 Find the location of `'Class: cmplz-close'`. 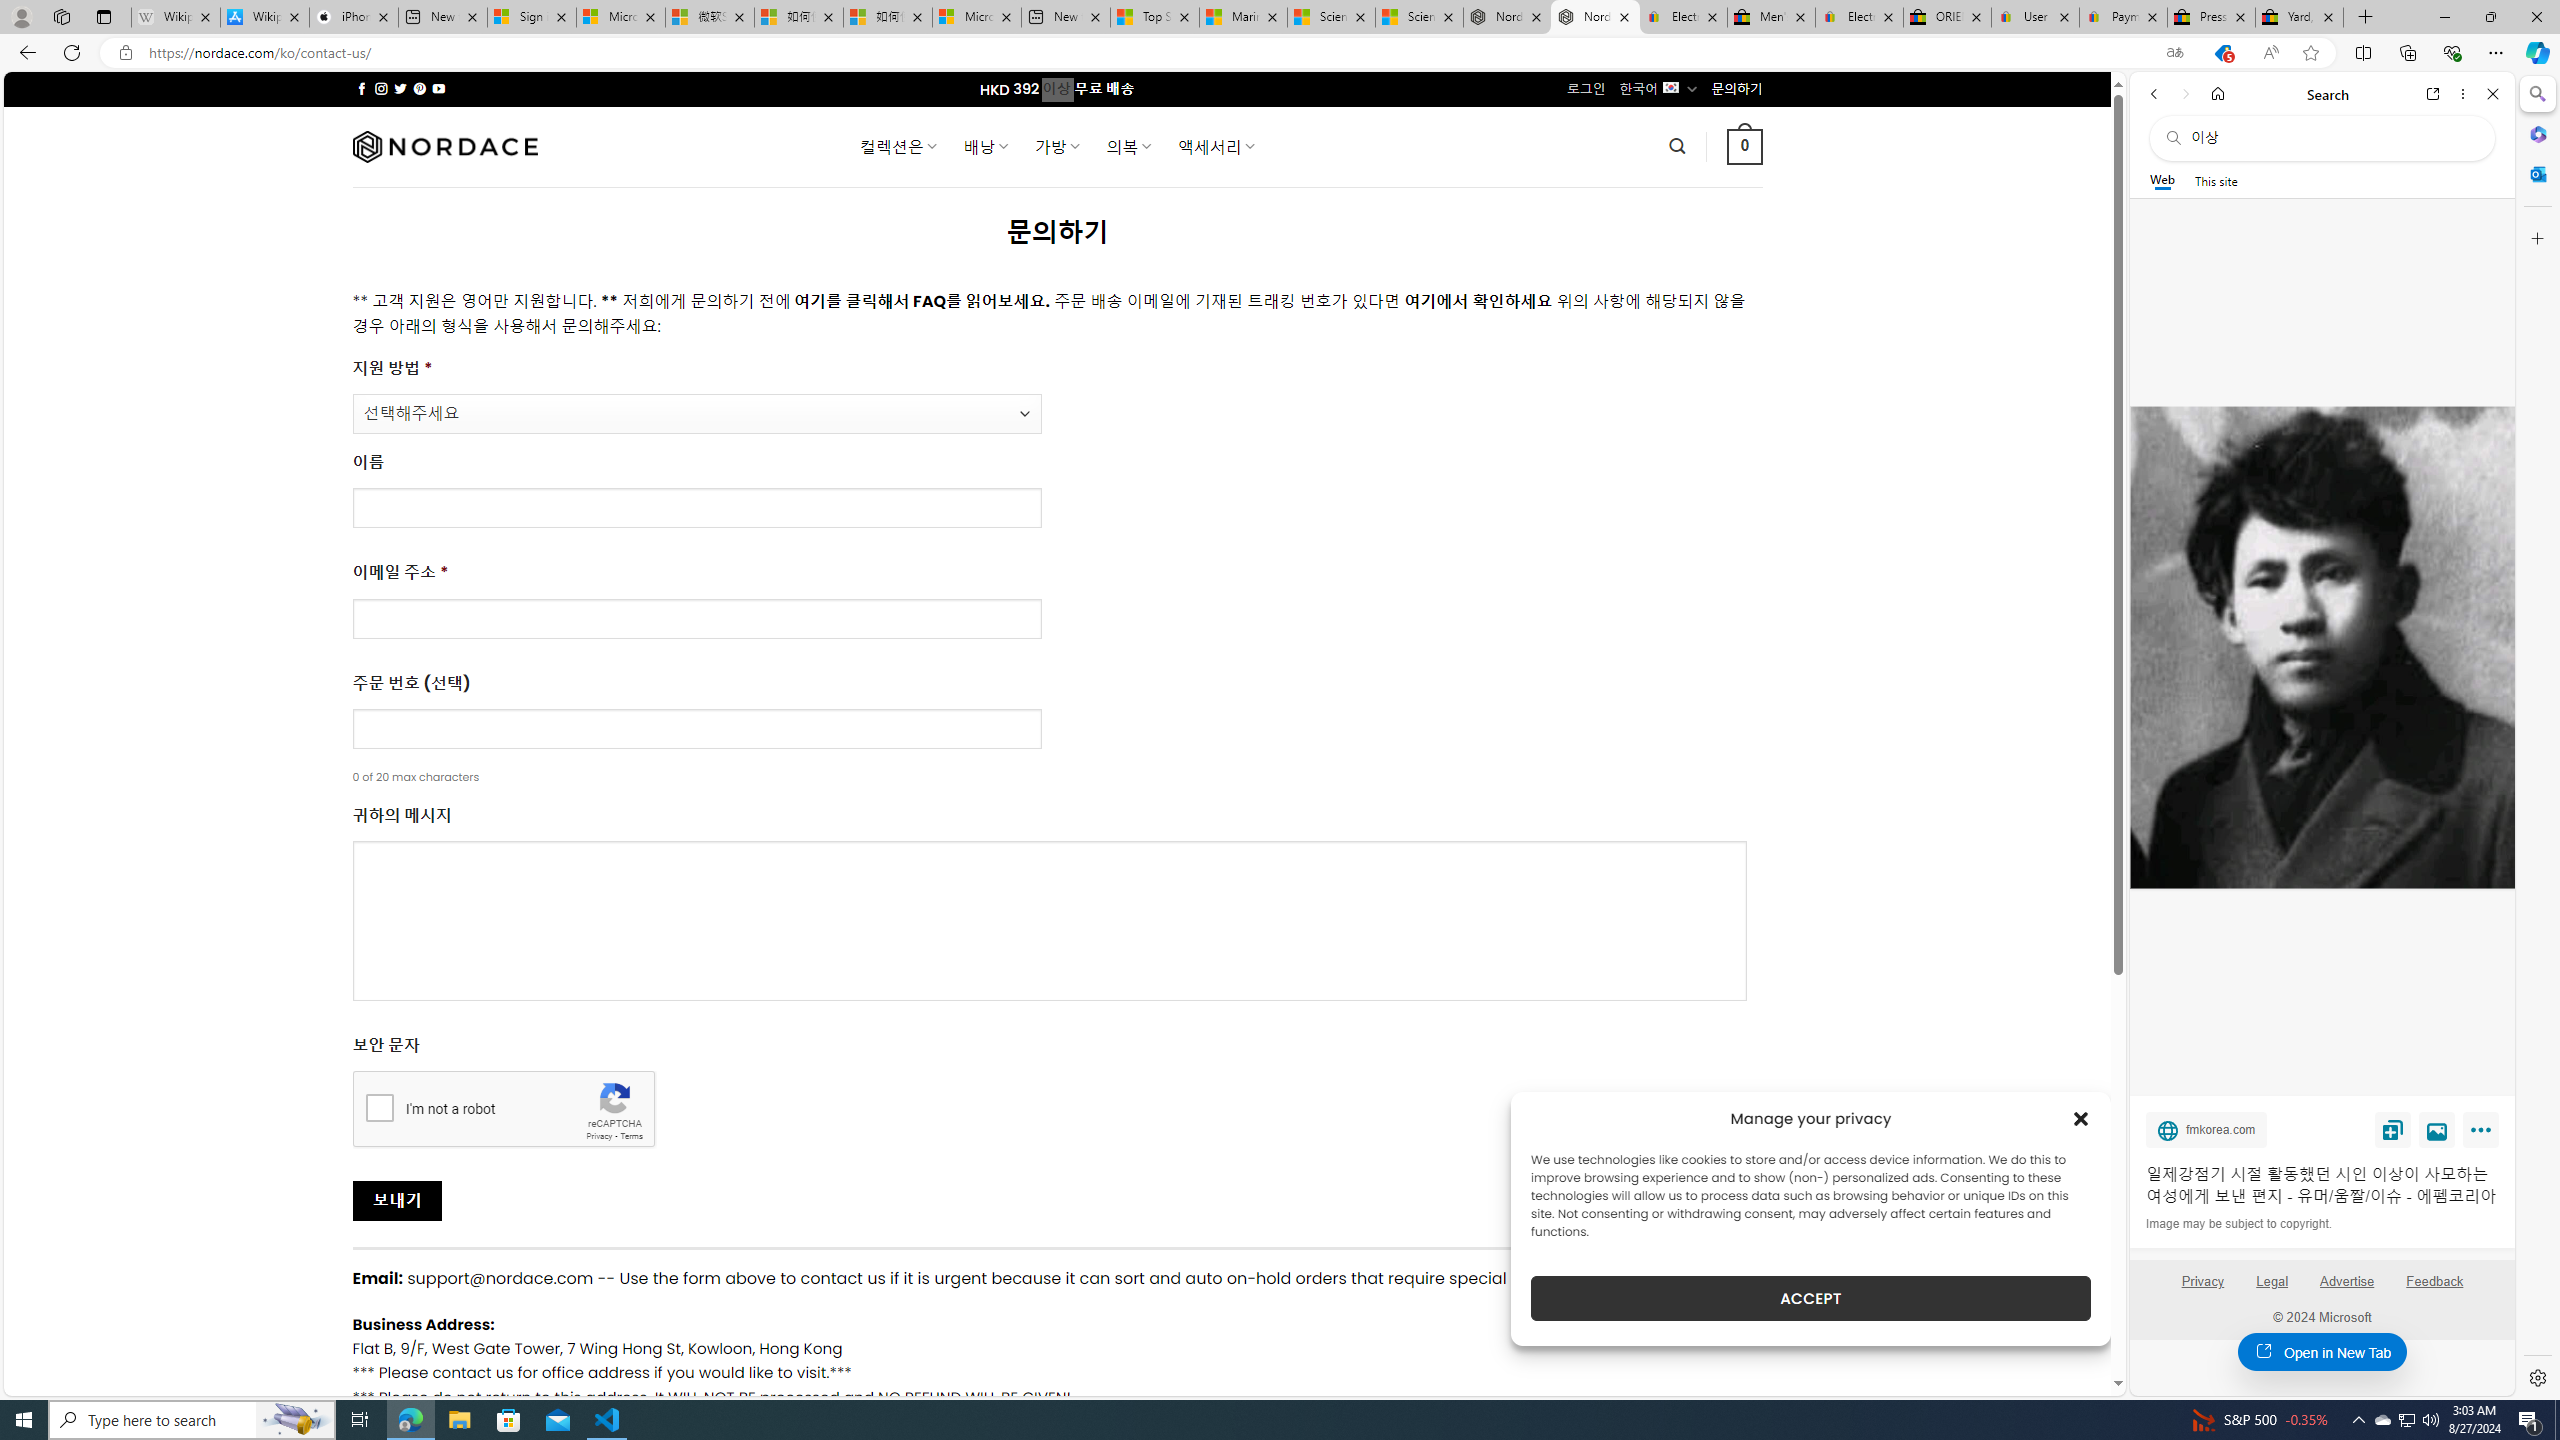

'Class: cmplz-close' is located at coordinates (2080, 1118).